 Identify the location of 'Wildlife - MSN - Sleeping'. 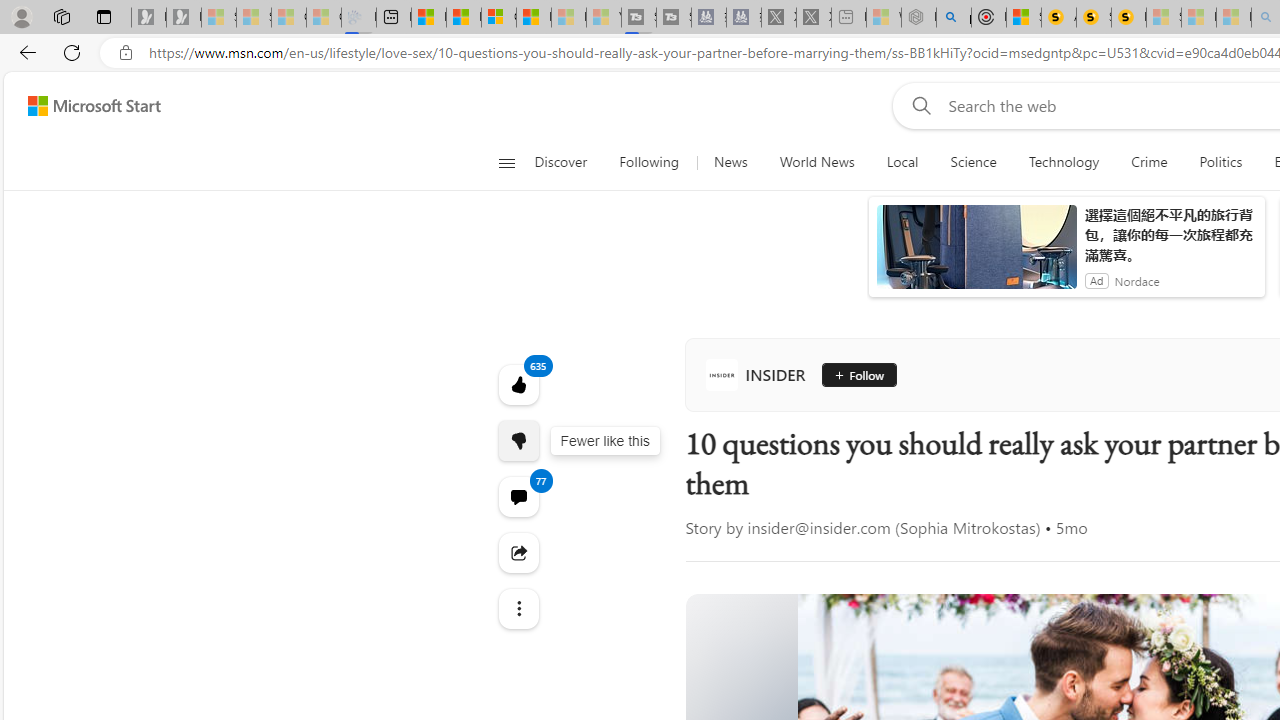
(882, 17).